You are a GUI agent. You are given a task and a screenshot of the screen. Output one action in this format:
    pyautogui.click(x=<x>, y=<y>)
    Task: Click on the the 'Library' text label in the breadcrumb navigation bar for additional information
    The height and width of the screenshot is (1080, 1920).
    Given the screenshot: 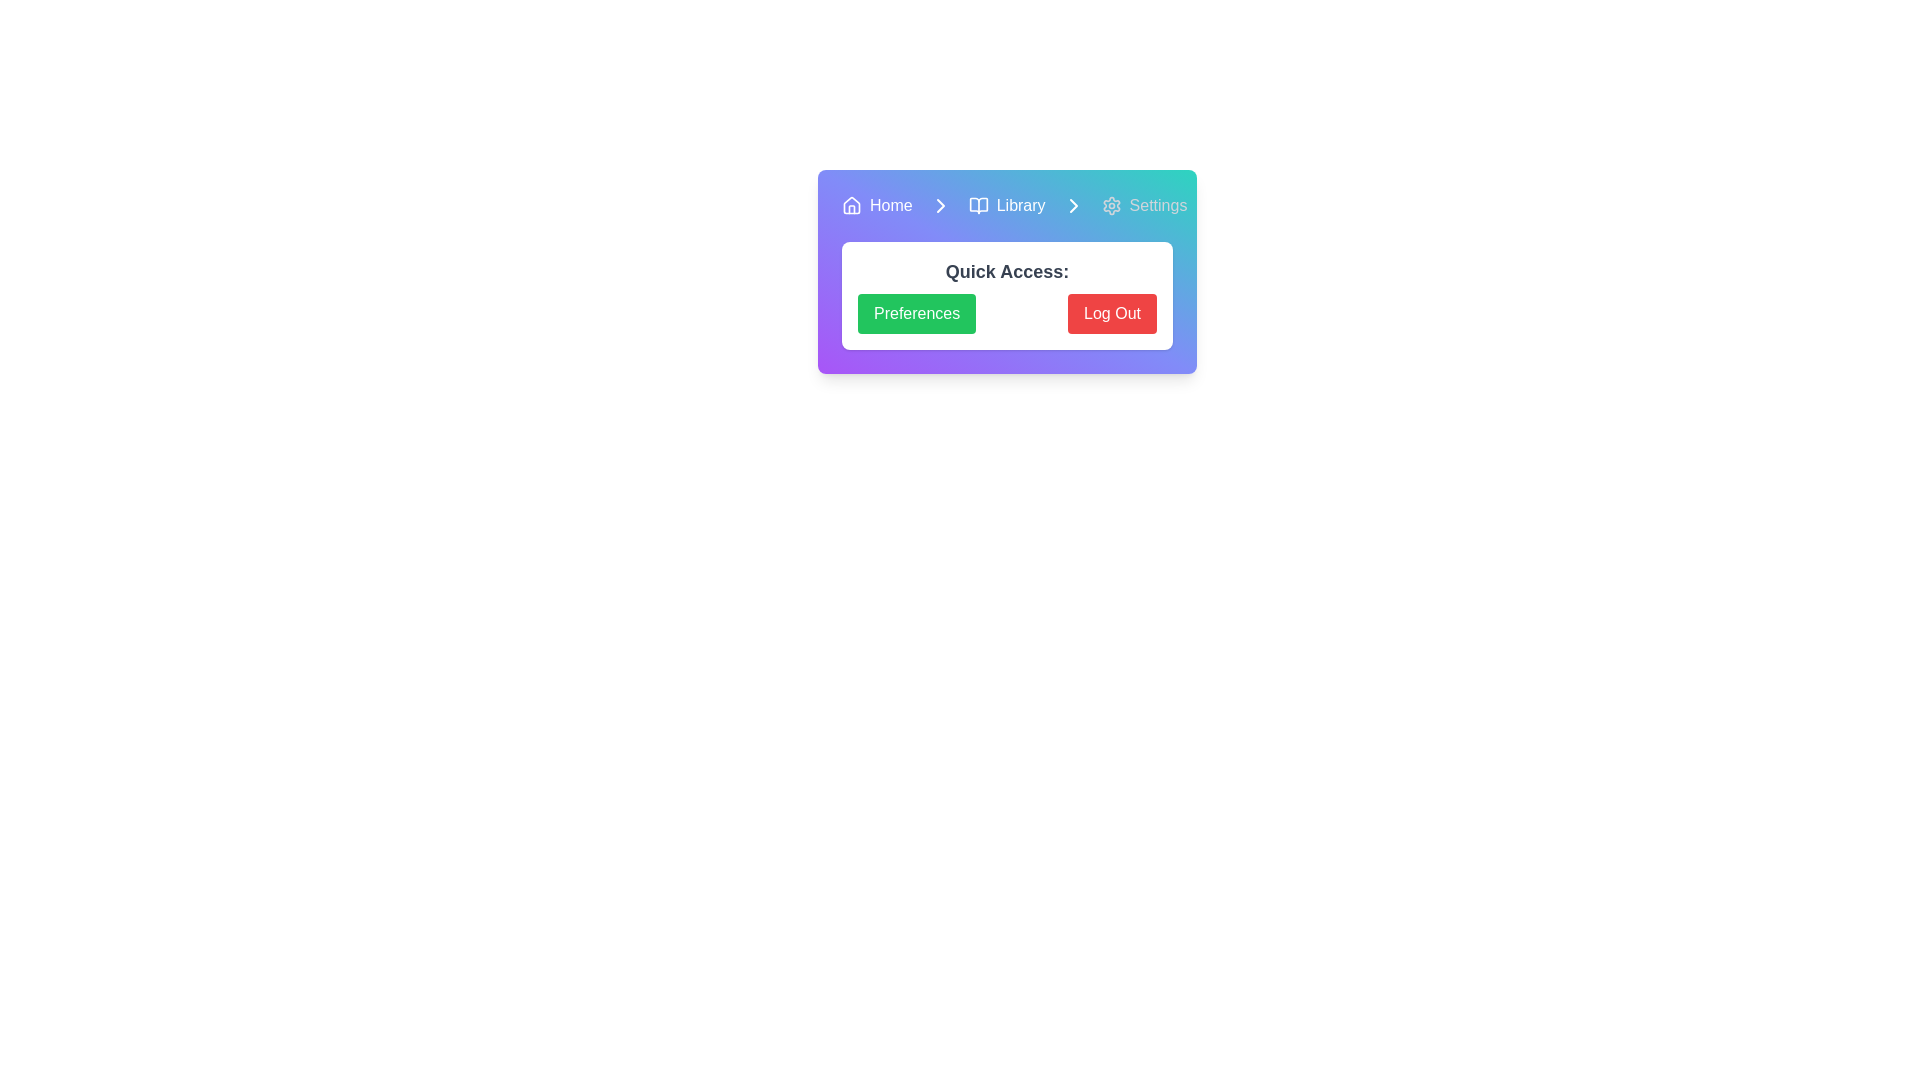 What is the action you would take?
    pyautogui.click(x=1021, y=205)
    